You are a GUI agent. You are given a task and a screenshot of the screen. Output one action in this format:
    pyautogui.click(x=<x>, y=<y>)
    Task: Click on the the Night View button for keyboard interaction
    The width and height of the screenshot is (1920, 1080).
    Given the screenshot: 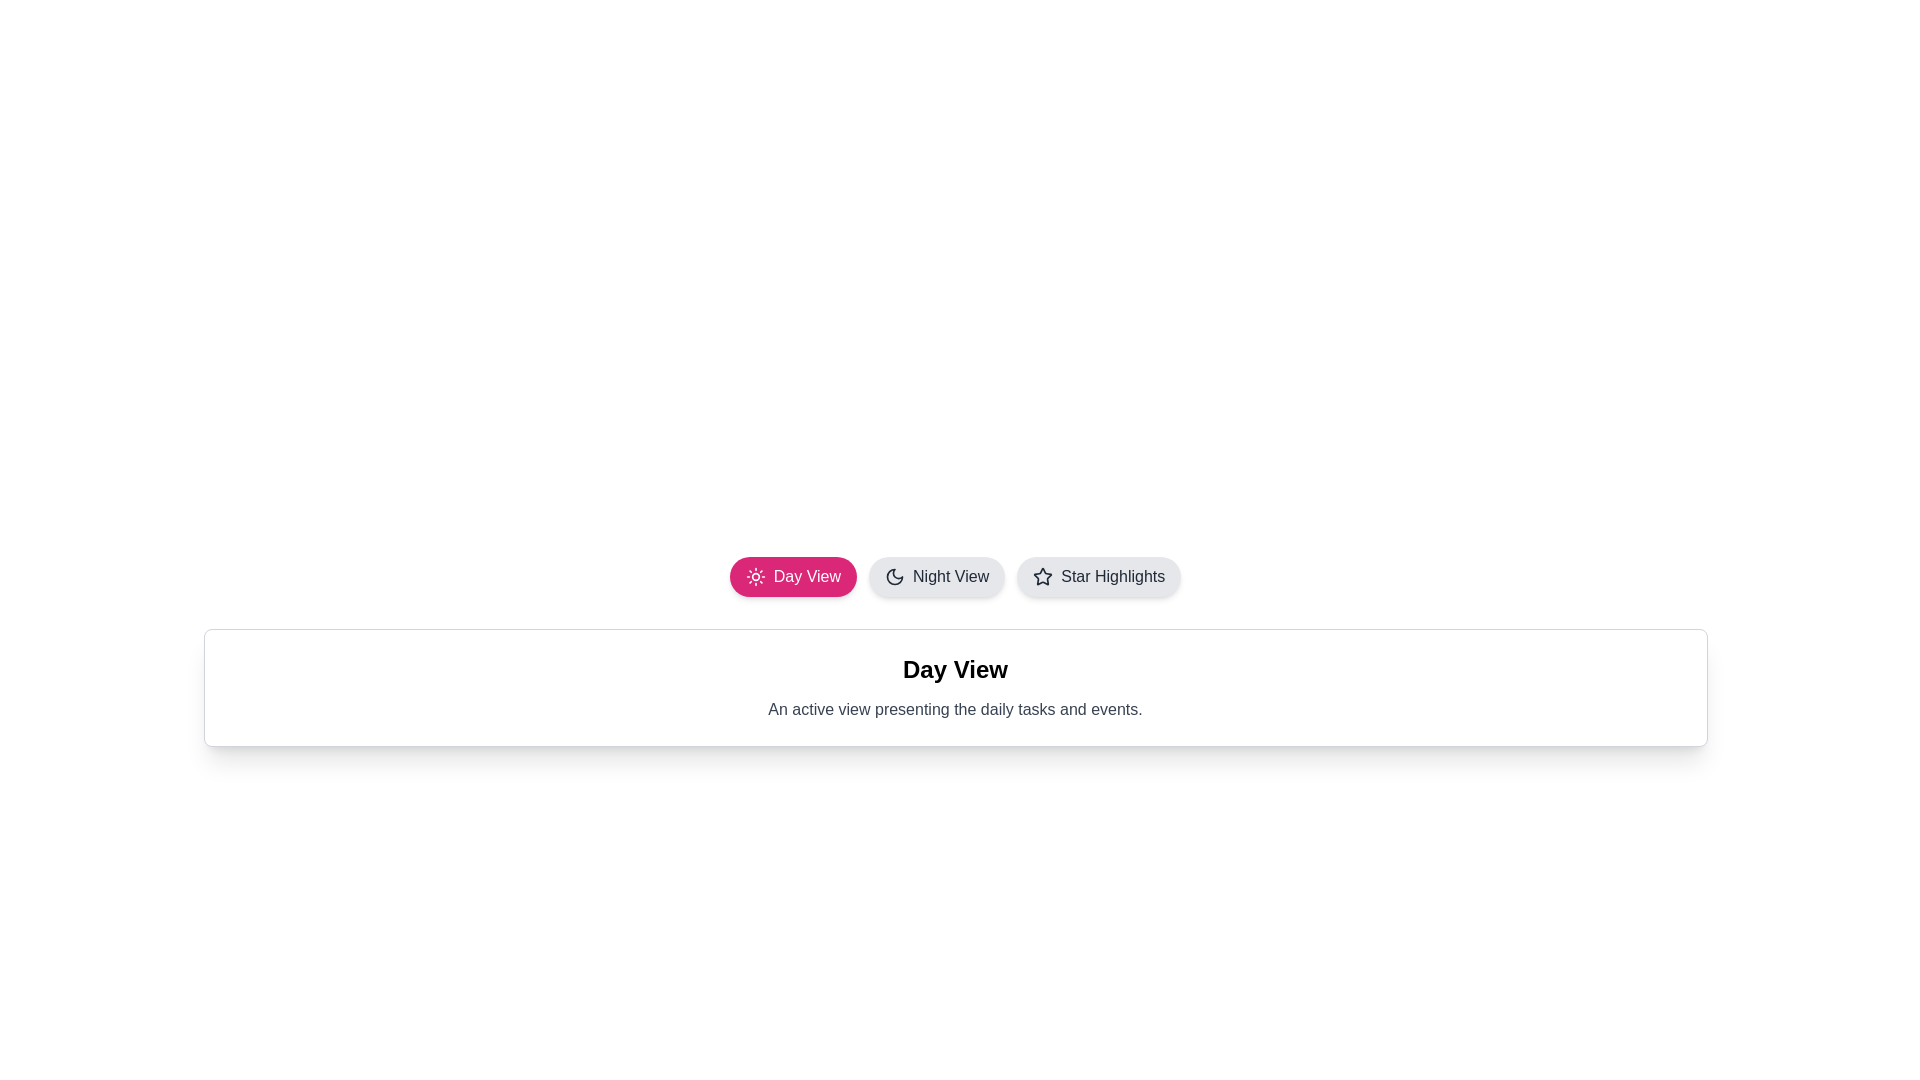 What is the action you would take?
    pyautogui.click(x=935, y=577)
    